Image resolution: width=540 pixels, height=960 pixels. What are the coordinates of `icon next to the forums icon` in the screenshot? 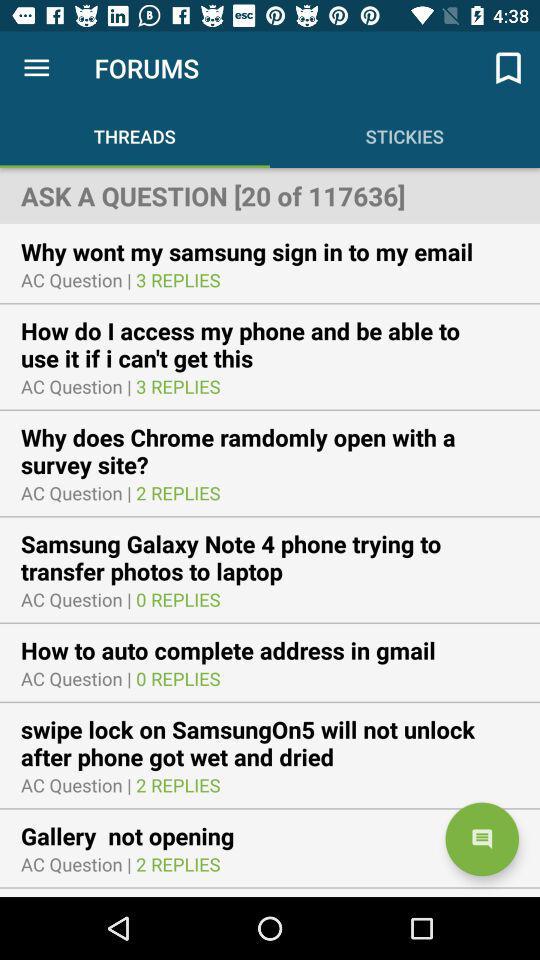 It's located at (508, 68).